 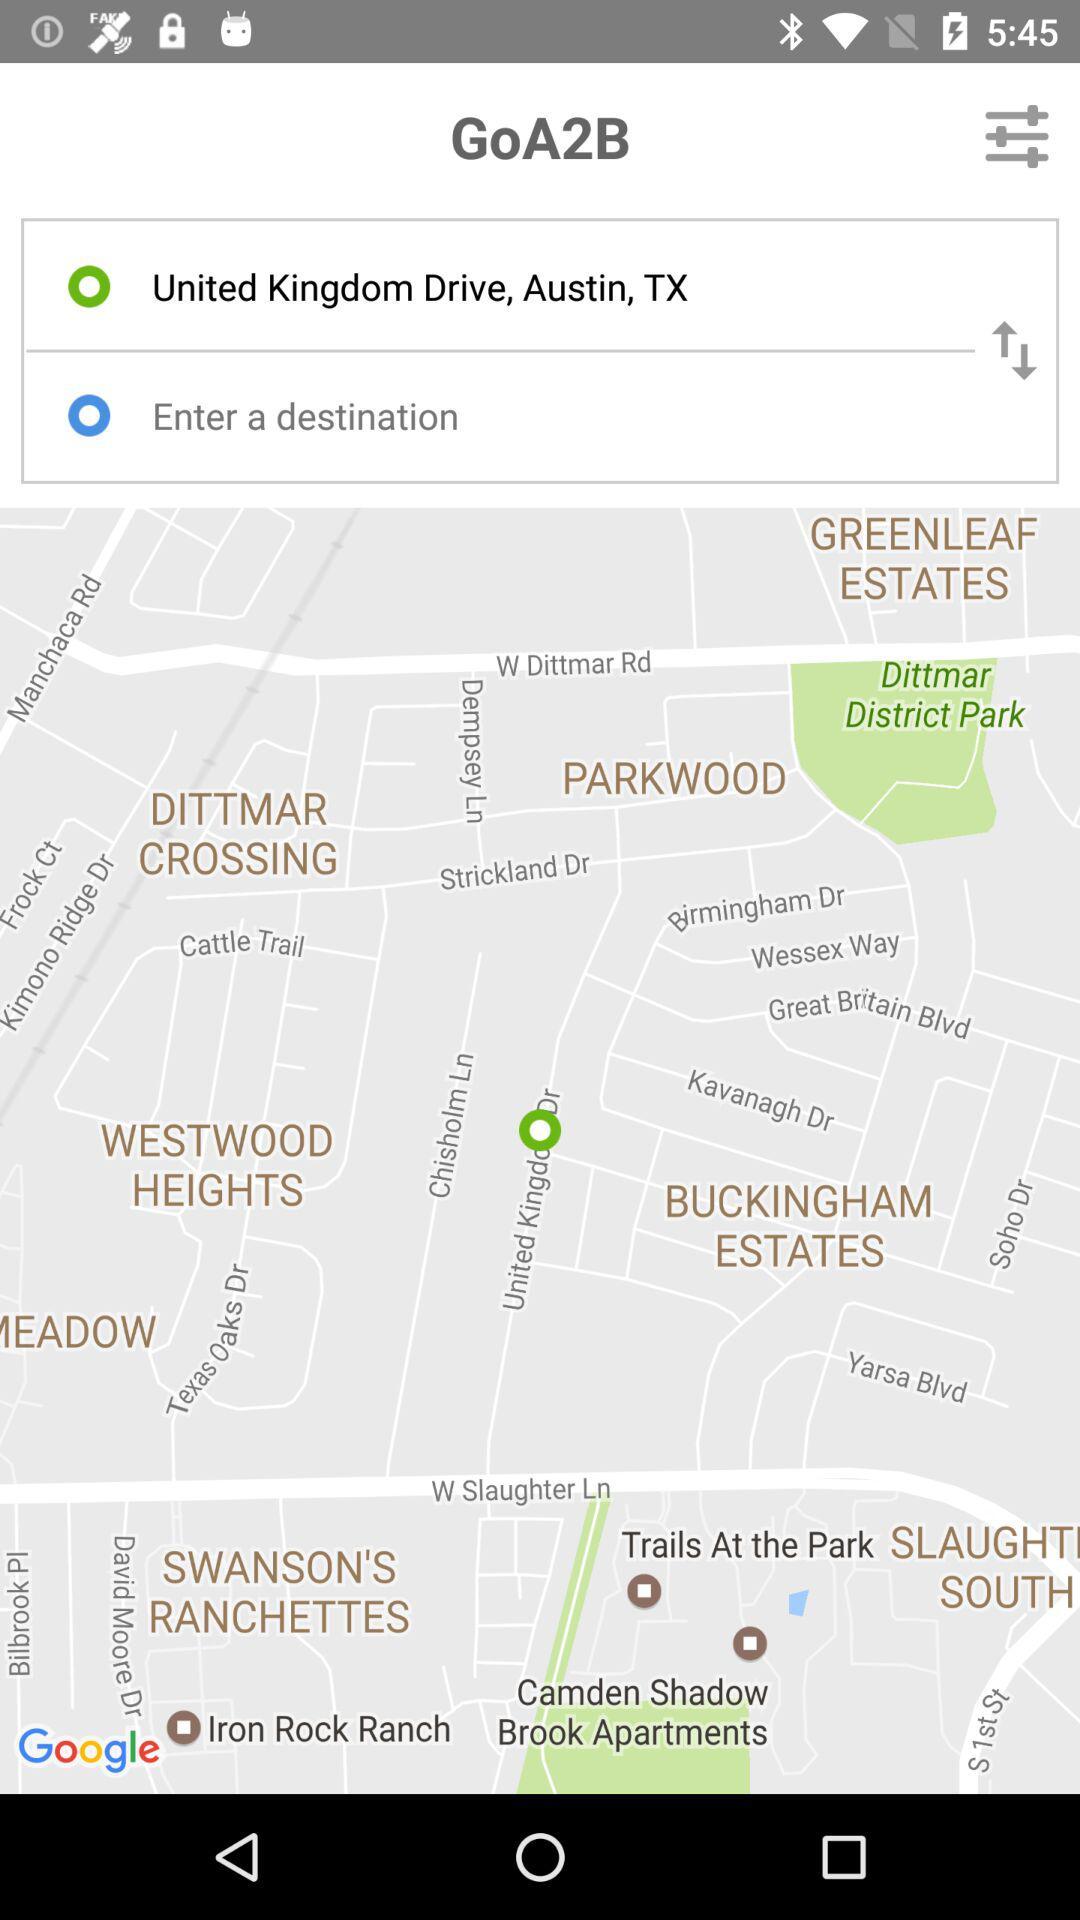 What do you see at coordinates (1014, 350) in the screenshot?
I see `the compare icon` at bounding box center [1014, 350].